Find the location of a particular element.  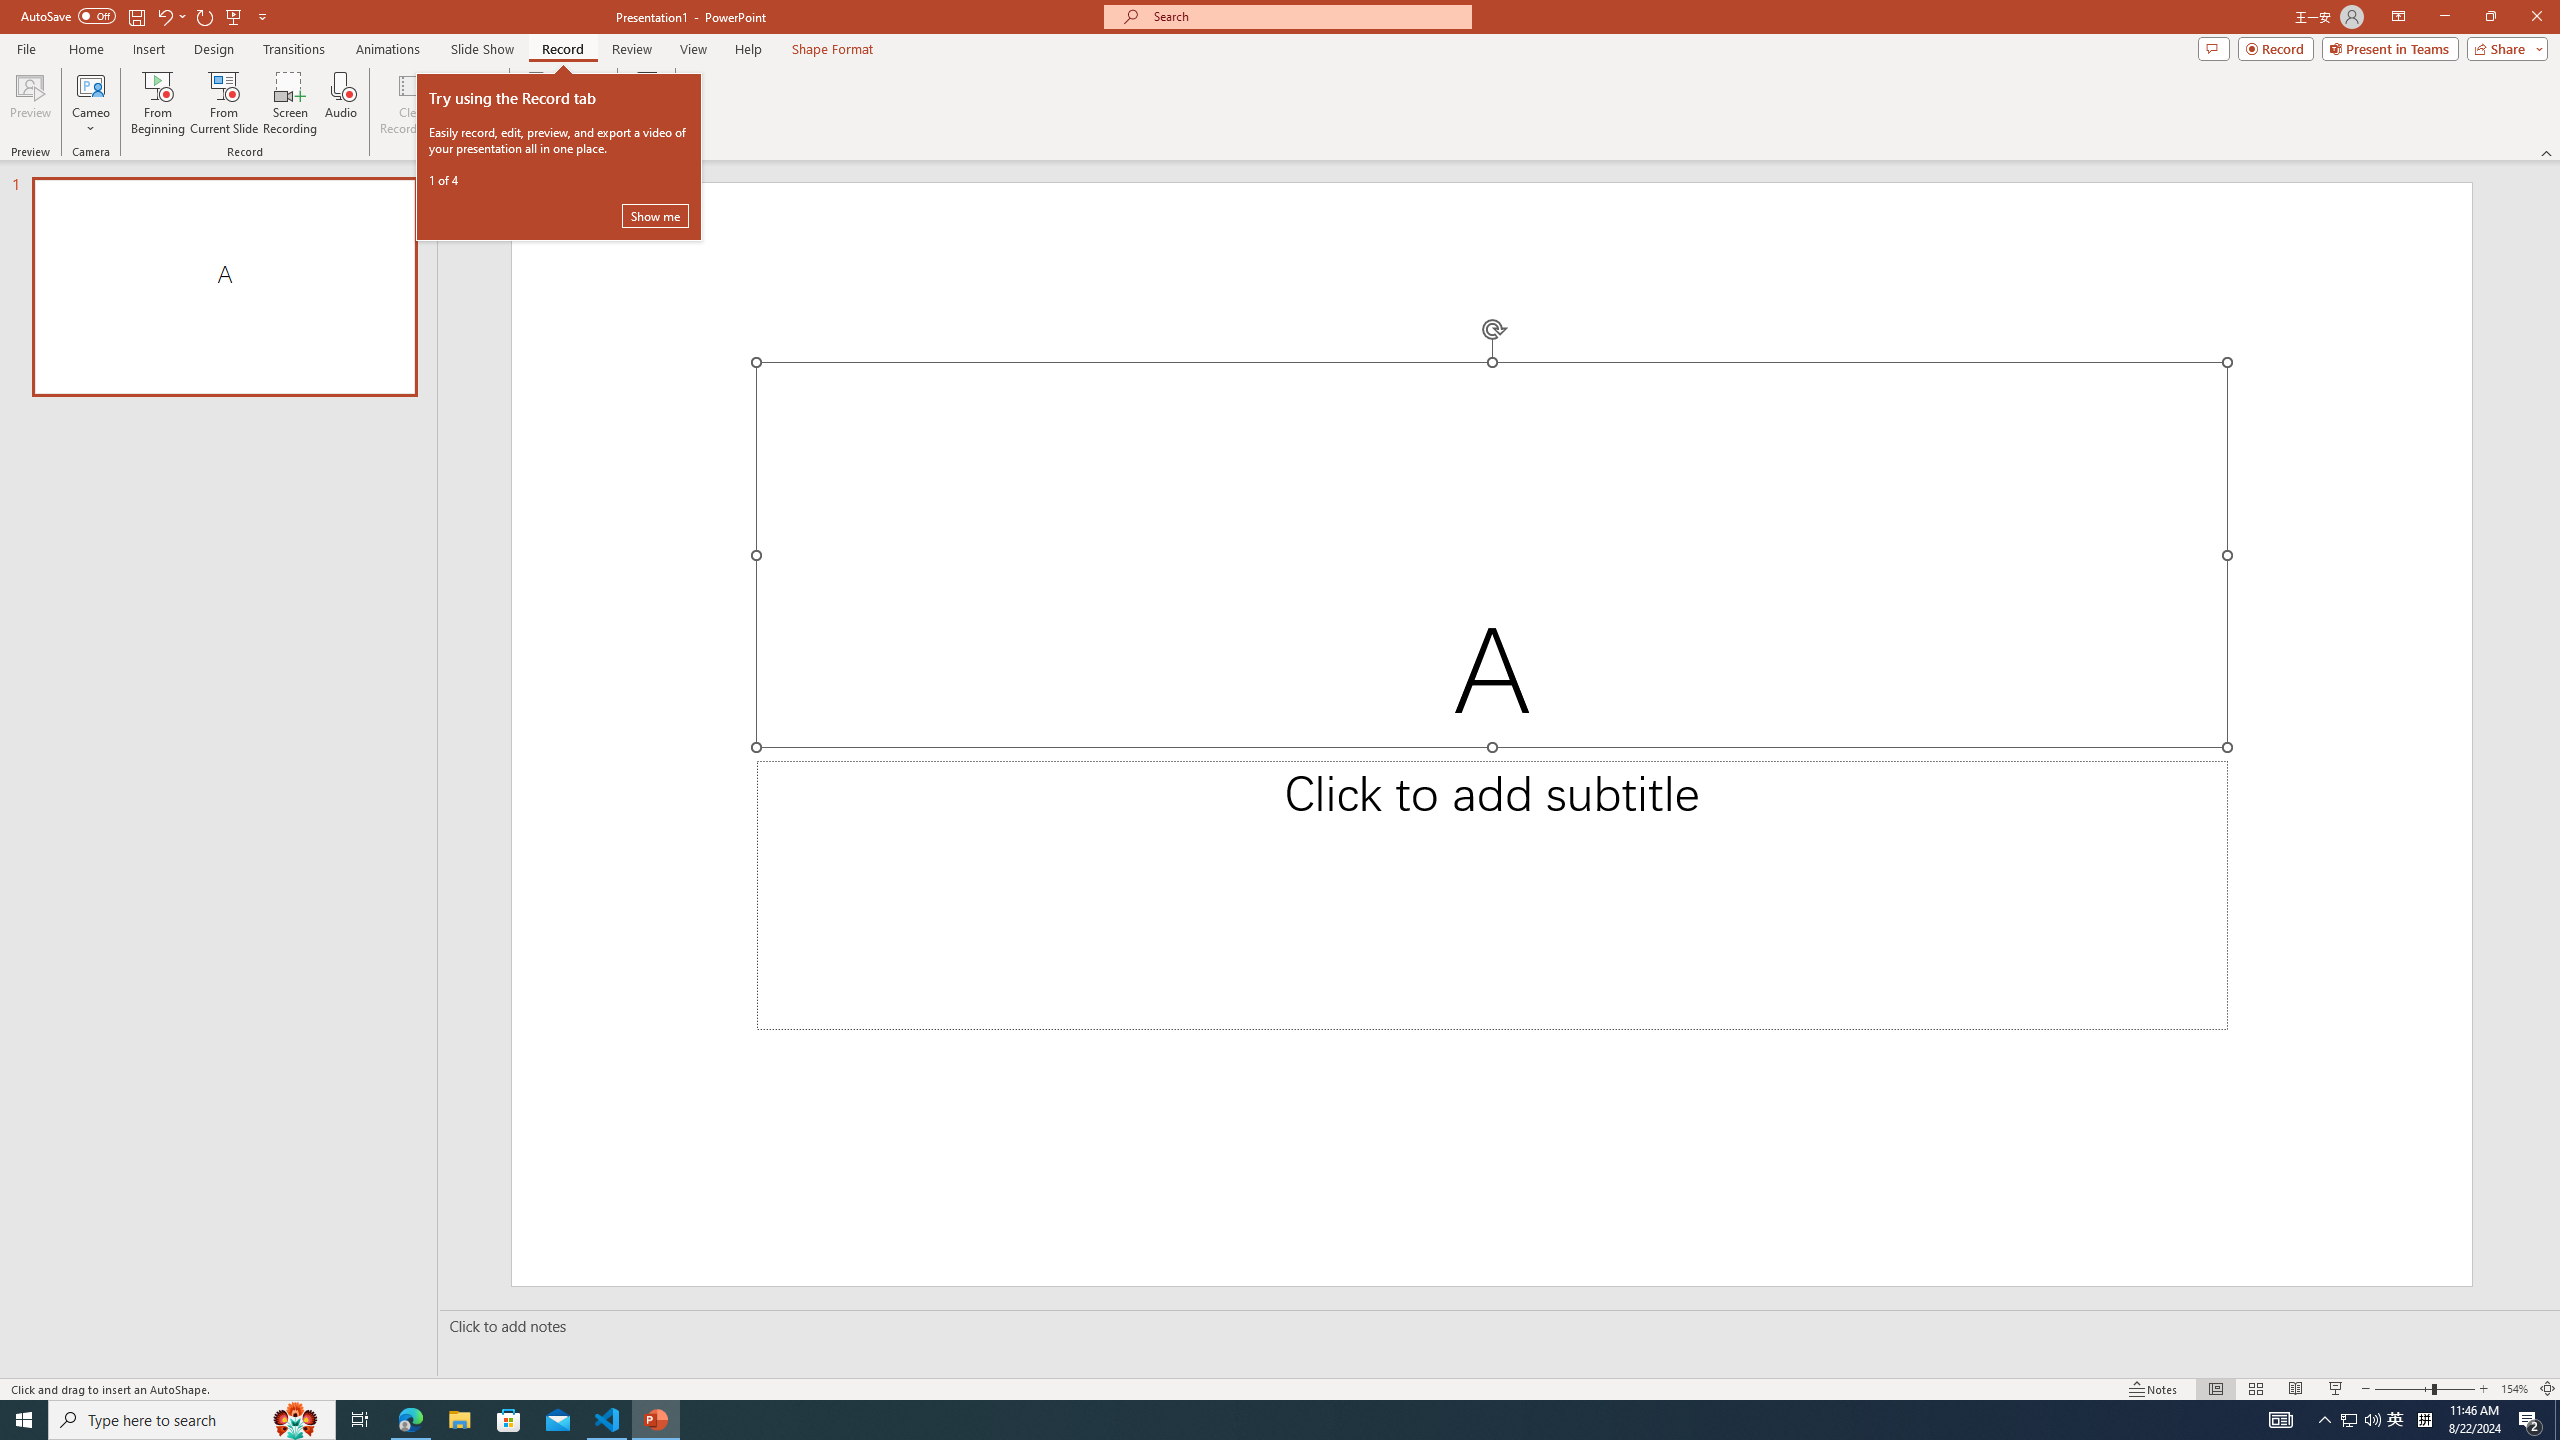

'From Current Slide...' is located at coordinates (224, 103).